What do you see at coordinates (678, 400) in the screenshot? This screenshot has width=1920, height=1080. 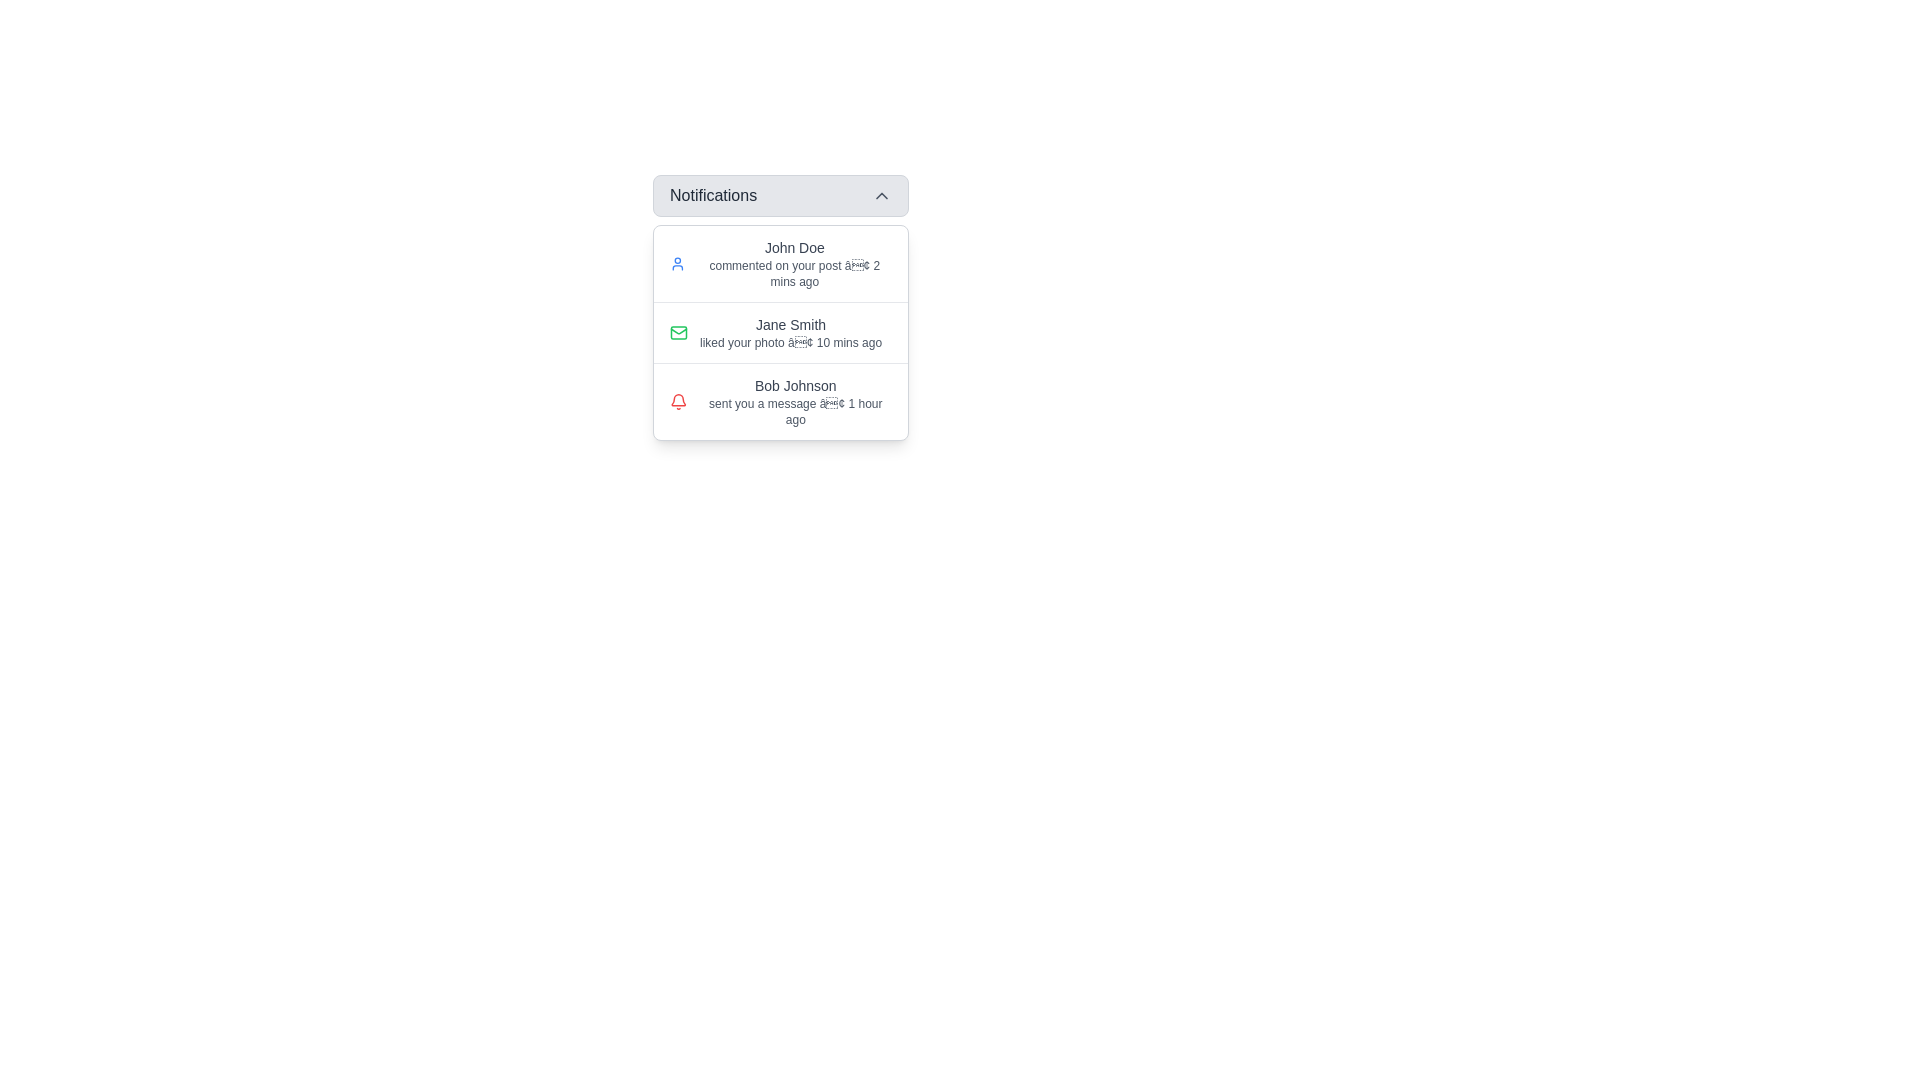 I see `the red bell icon located in the notification popup` at bounding box center [678, 400].